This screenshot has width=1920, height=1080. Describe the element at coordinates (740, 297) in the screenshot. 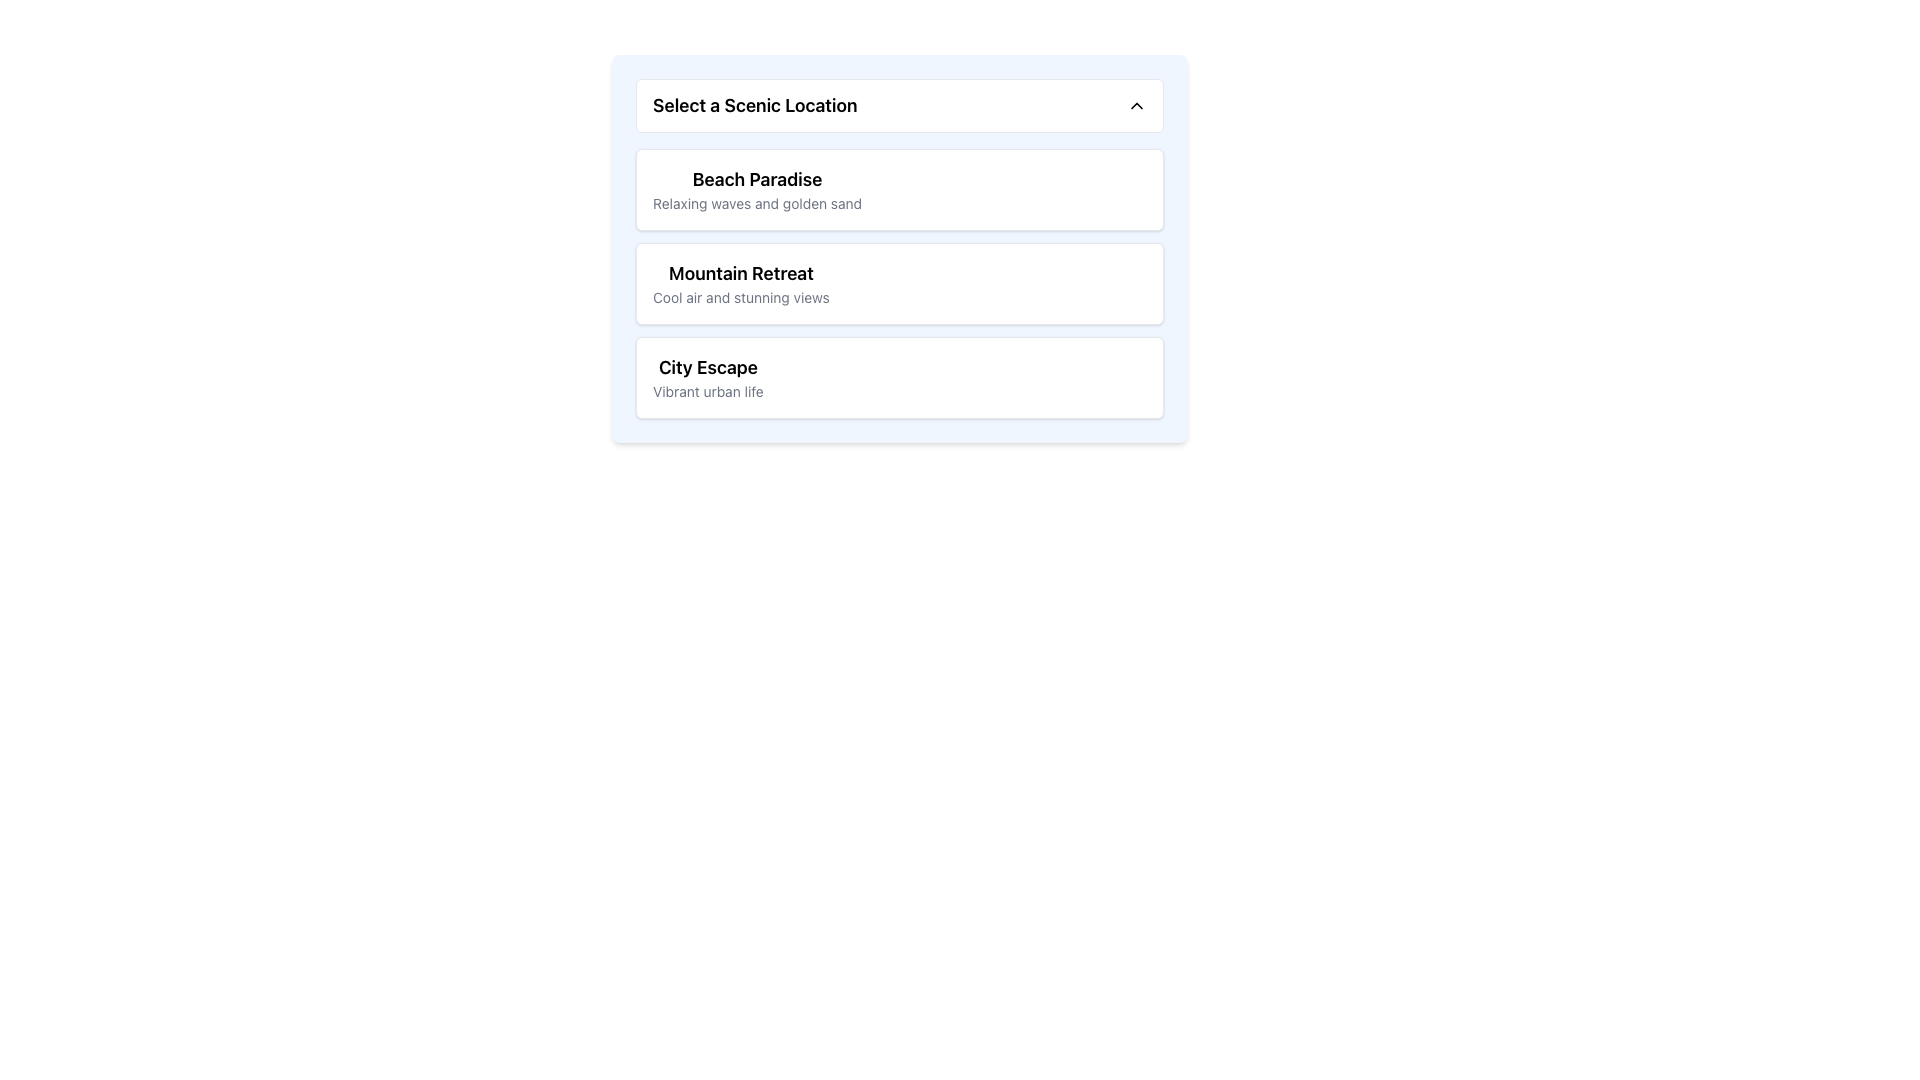

I see `the Text Label that reads 'Cool air and stunning views', which is styled in gray and positioned below the 'Mountain Retreat' header` at that location.